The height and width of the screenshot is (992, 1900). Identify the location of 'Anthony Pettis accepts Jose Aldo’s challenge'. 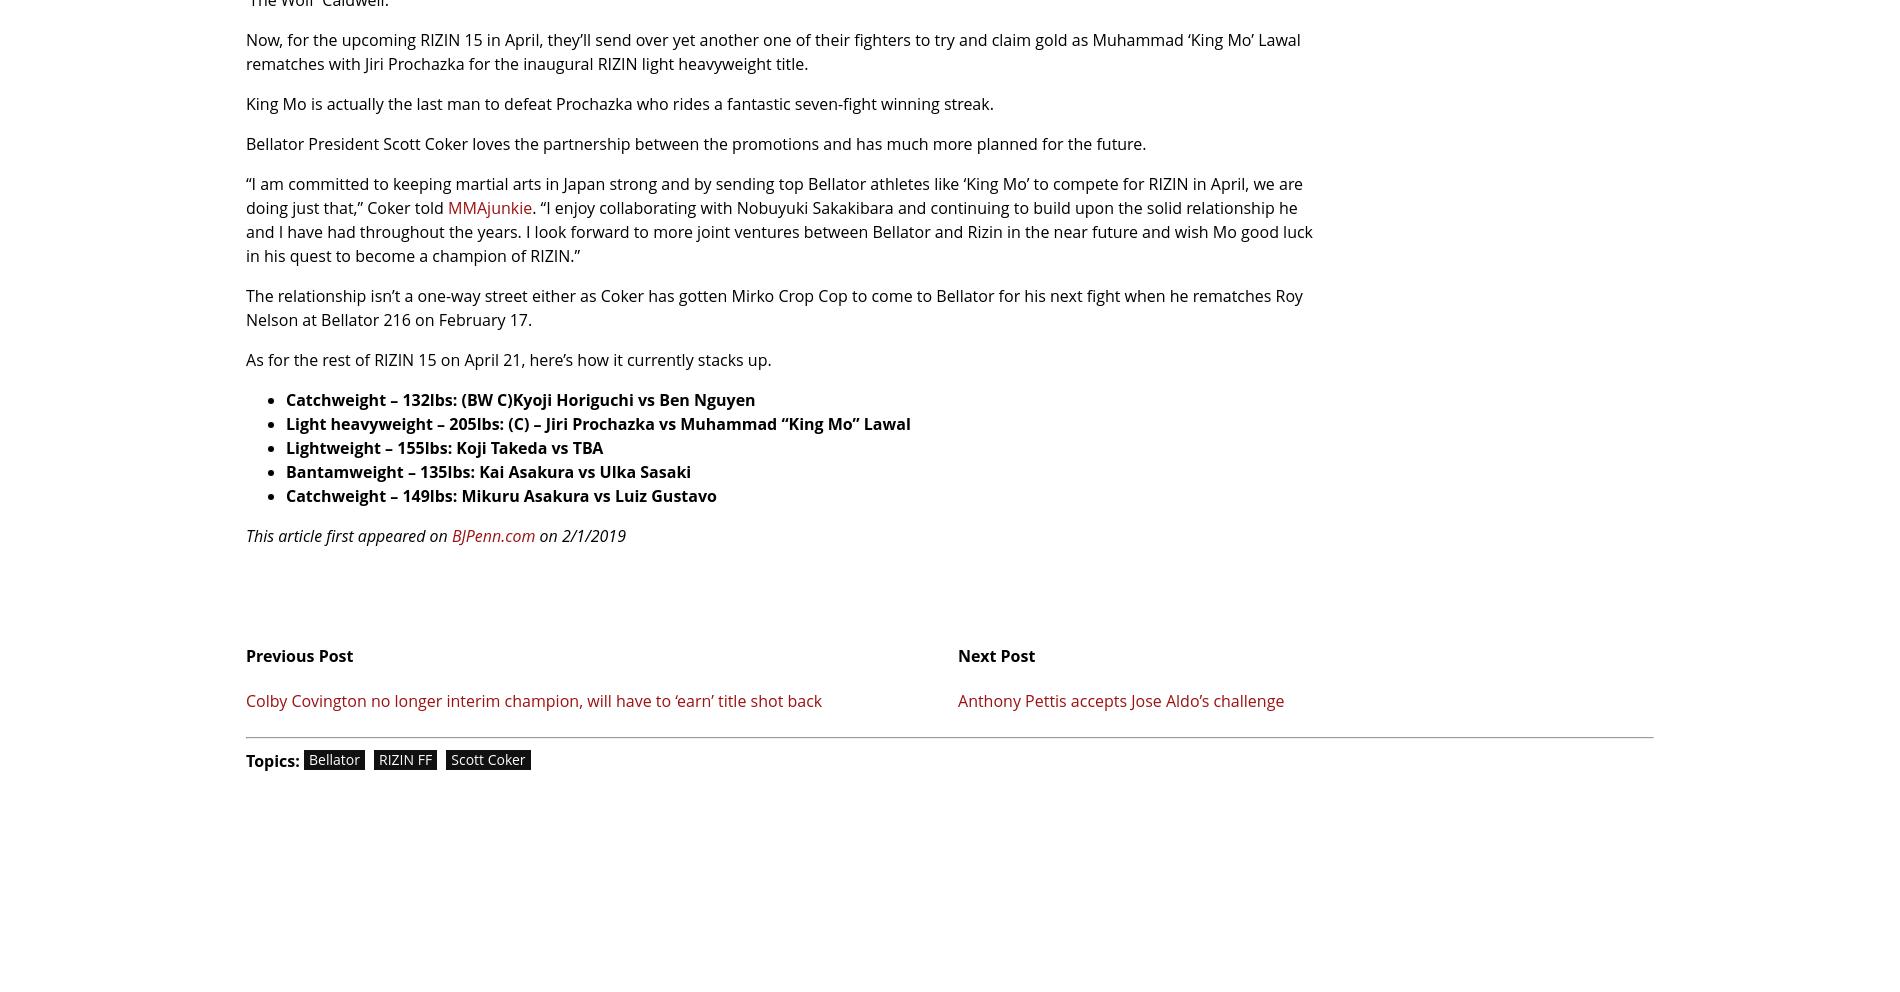
(1121, 700).